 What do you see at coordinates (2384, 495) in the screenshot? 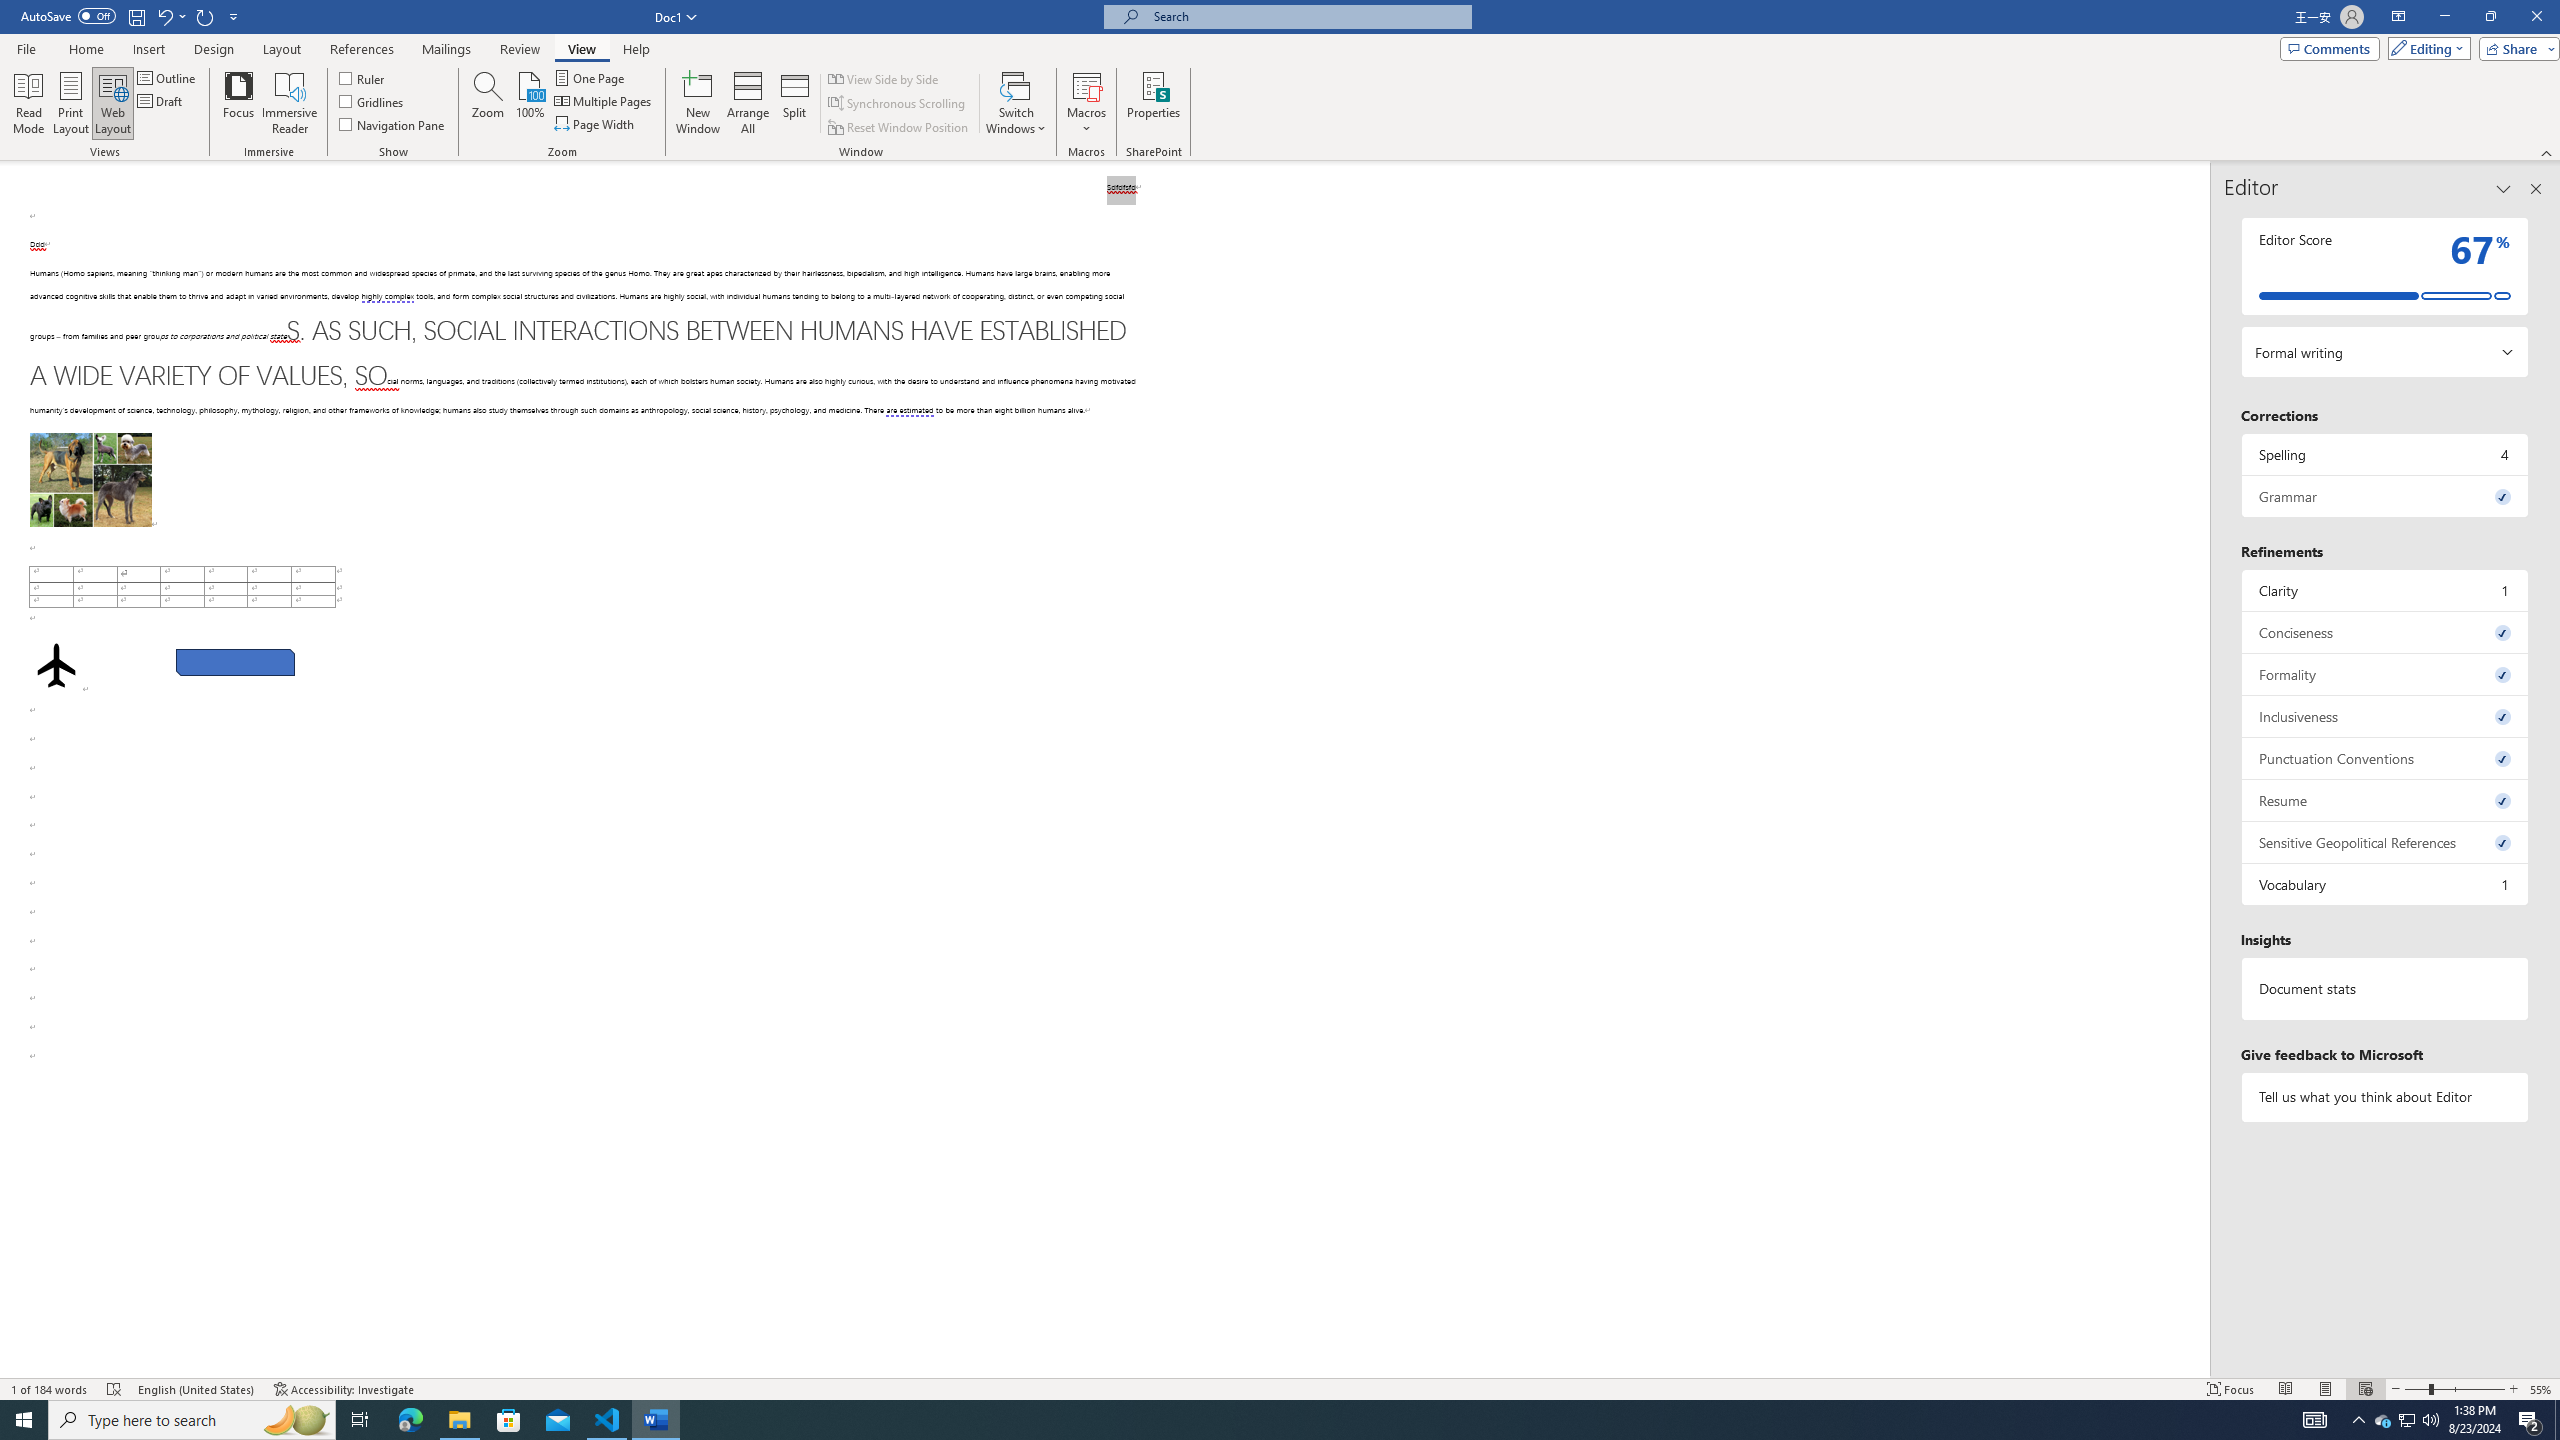
I see `'Grammar, 0 issues. Press space or enter to review items.'` at bounding box center [2384, 495].